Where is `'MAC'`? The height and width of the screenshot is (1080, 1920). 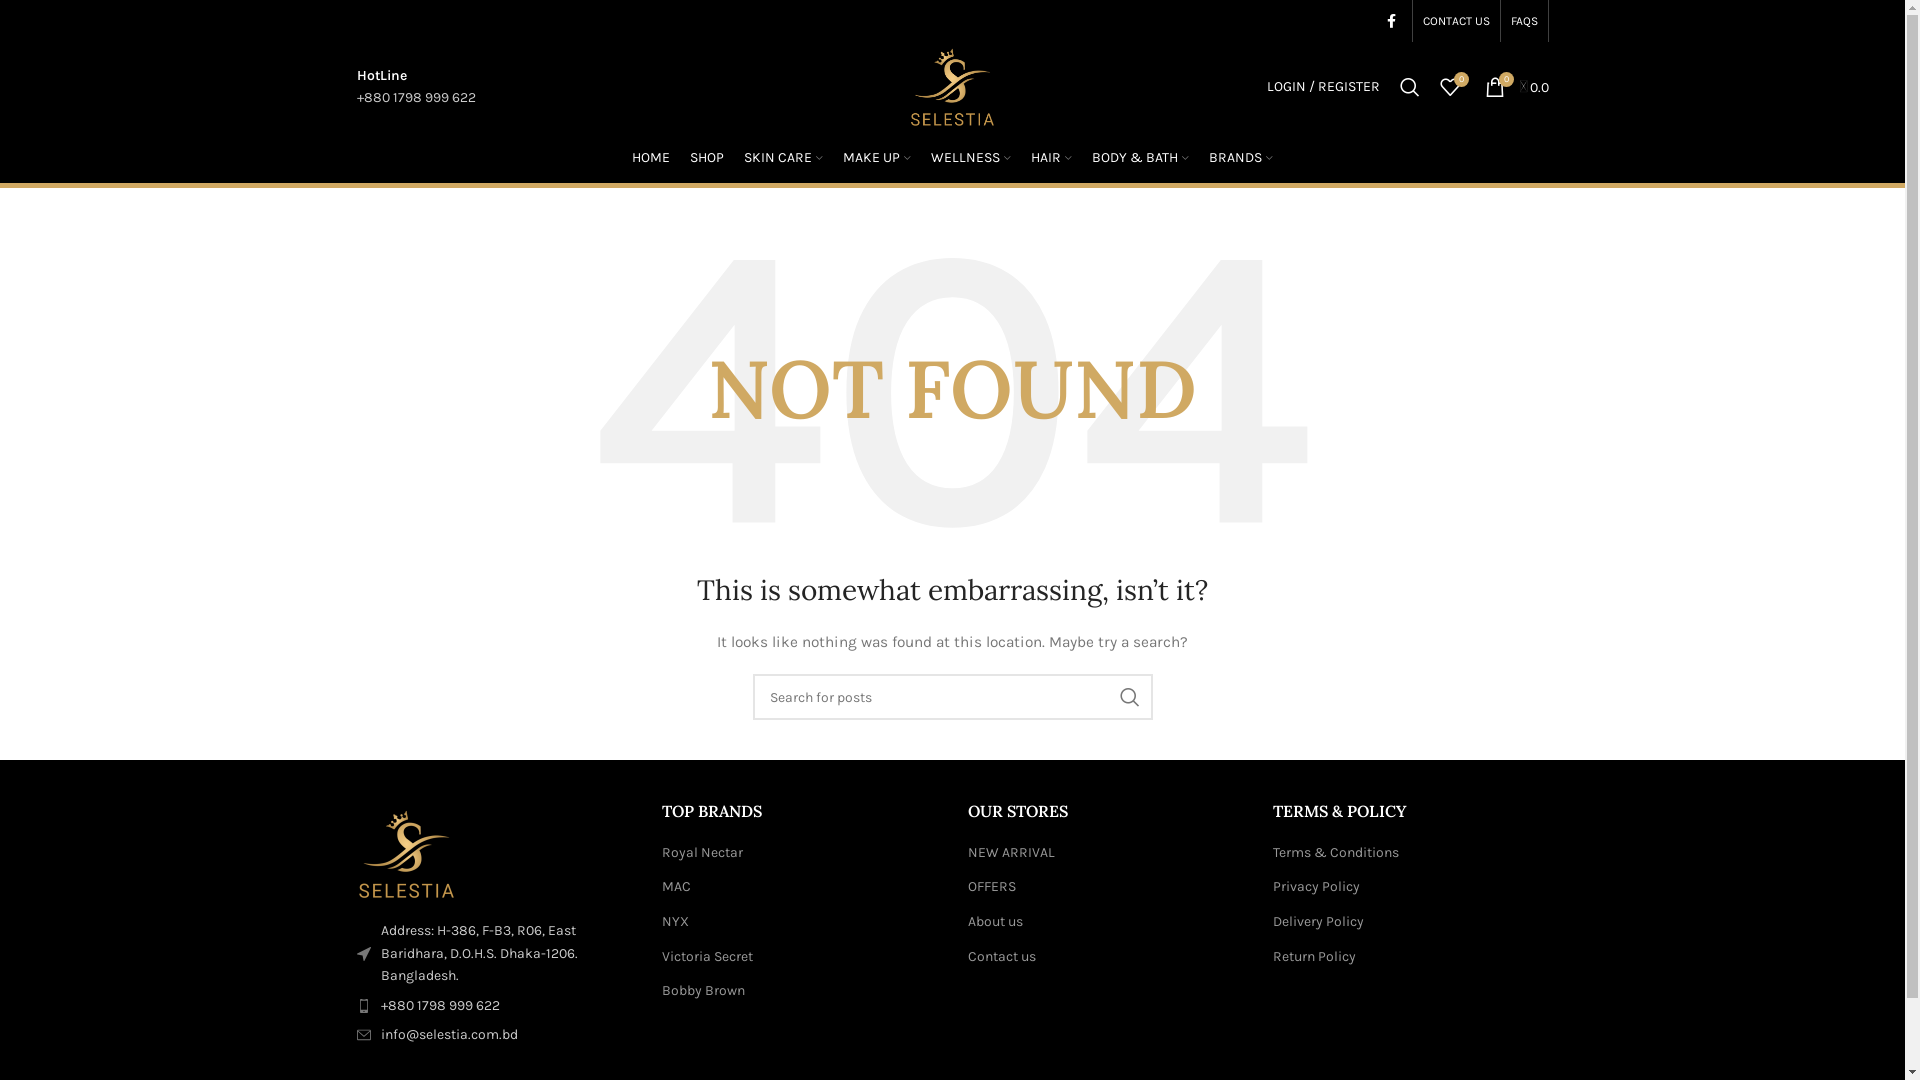 'MAC' is located at coordinates (677, 886).